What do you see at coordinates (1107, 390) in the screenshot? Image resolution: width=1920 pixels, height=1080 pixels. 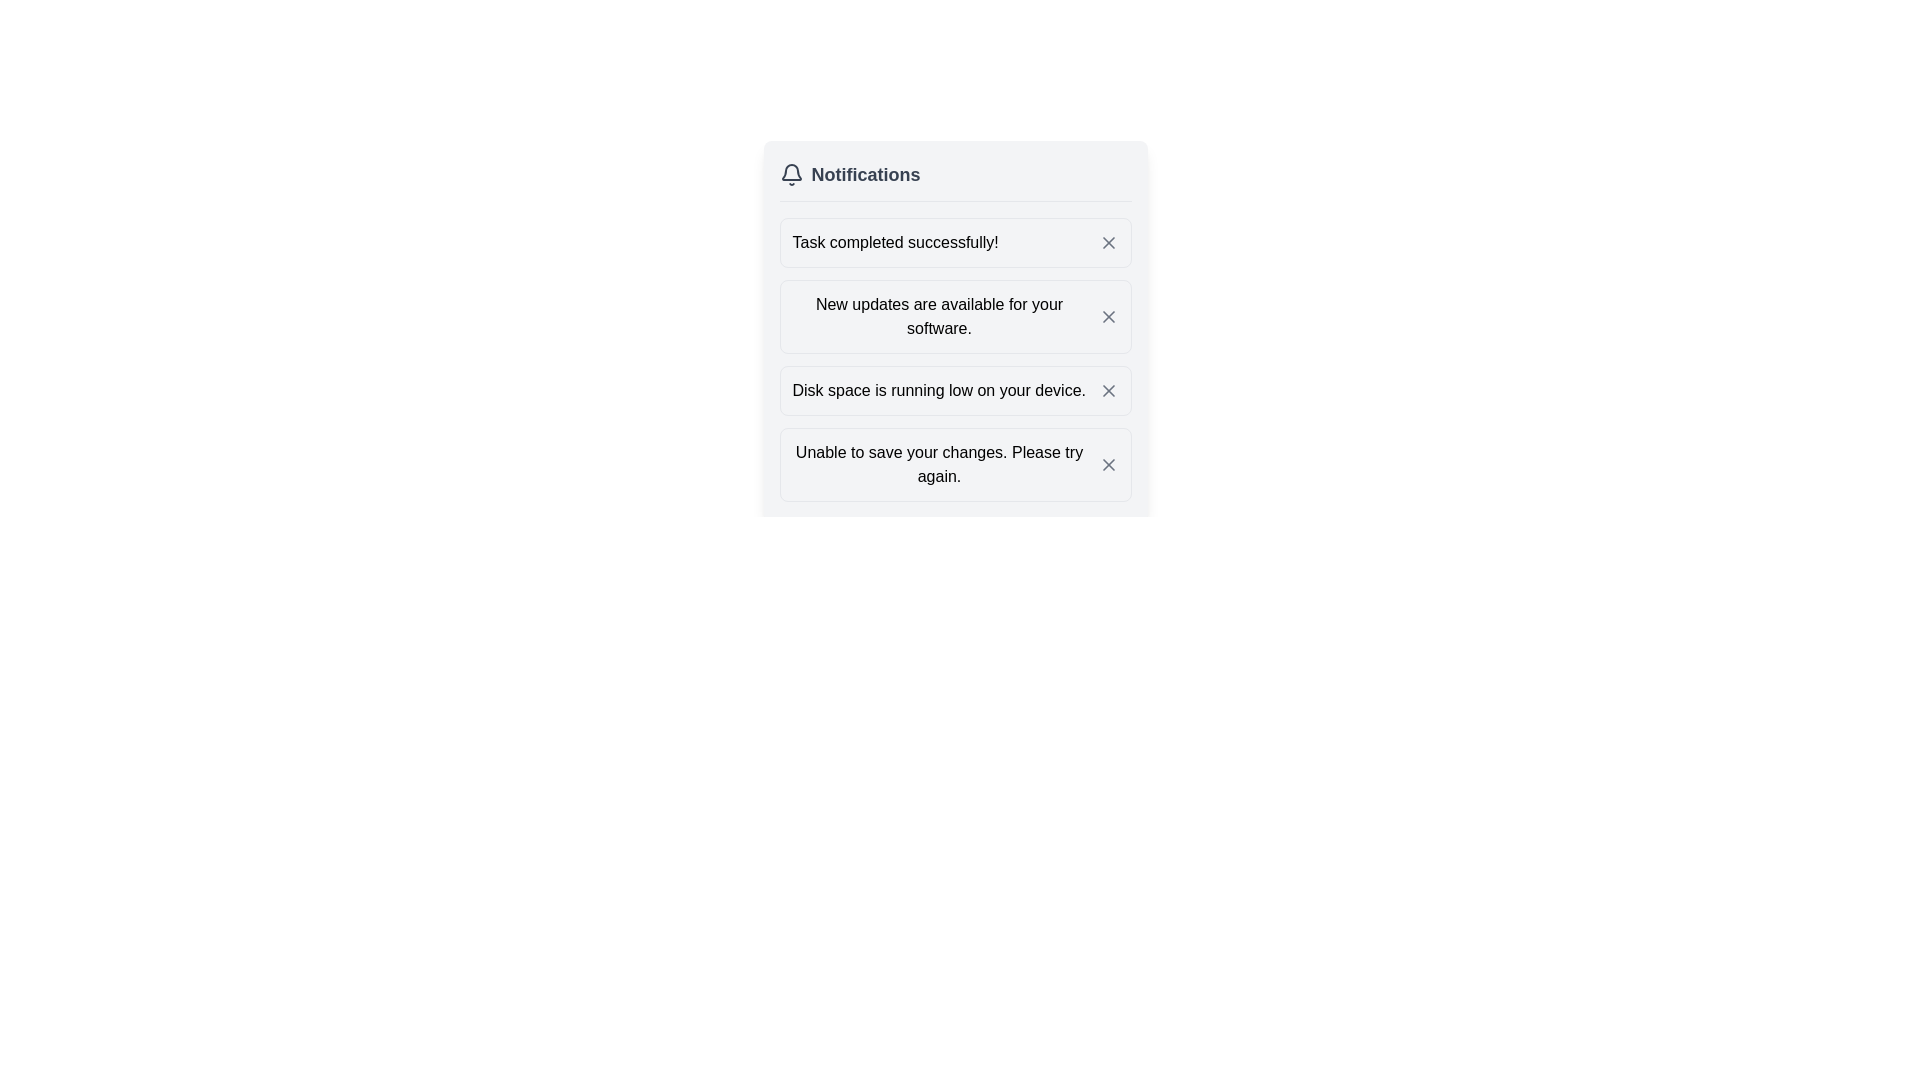 I see `the close button ('X') in the top-right corner of the notification labeled 'Disk space is running low on your device.'` at bounding box center [1107, 390].